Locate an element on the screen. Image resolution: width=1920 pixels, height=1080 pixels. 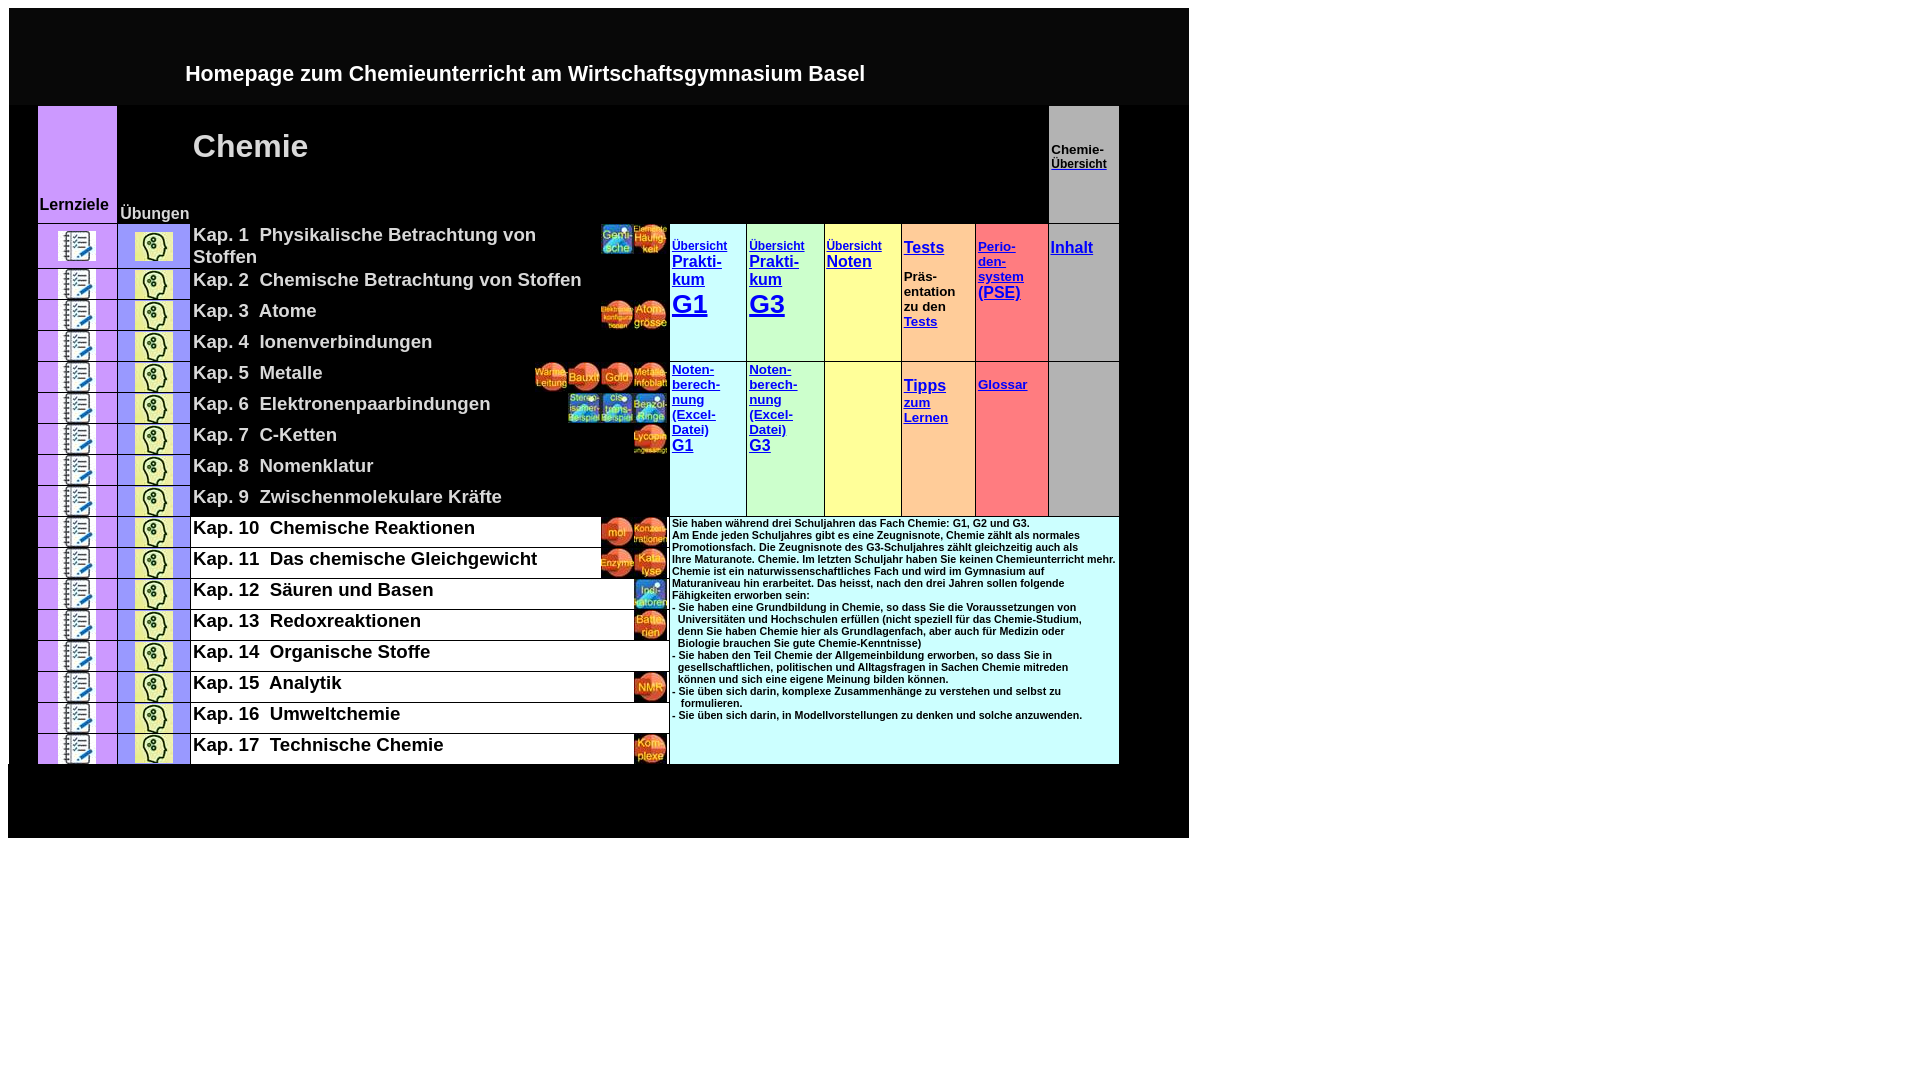
'zum' is located at coordinates (916, 402).